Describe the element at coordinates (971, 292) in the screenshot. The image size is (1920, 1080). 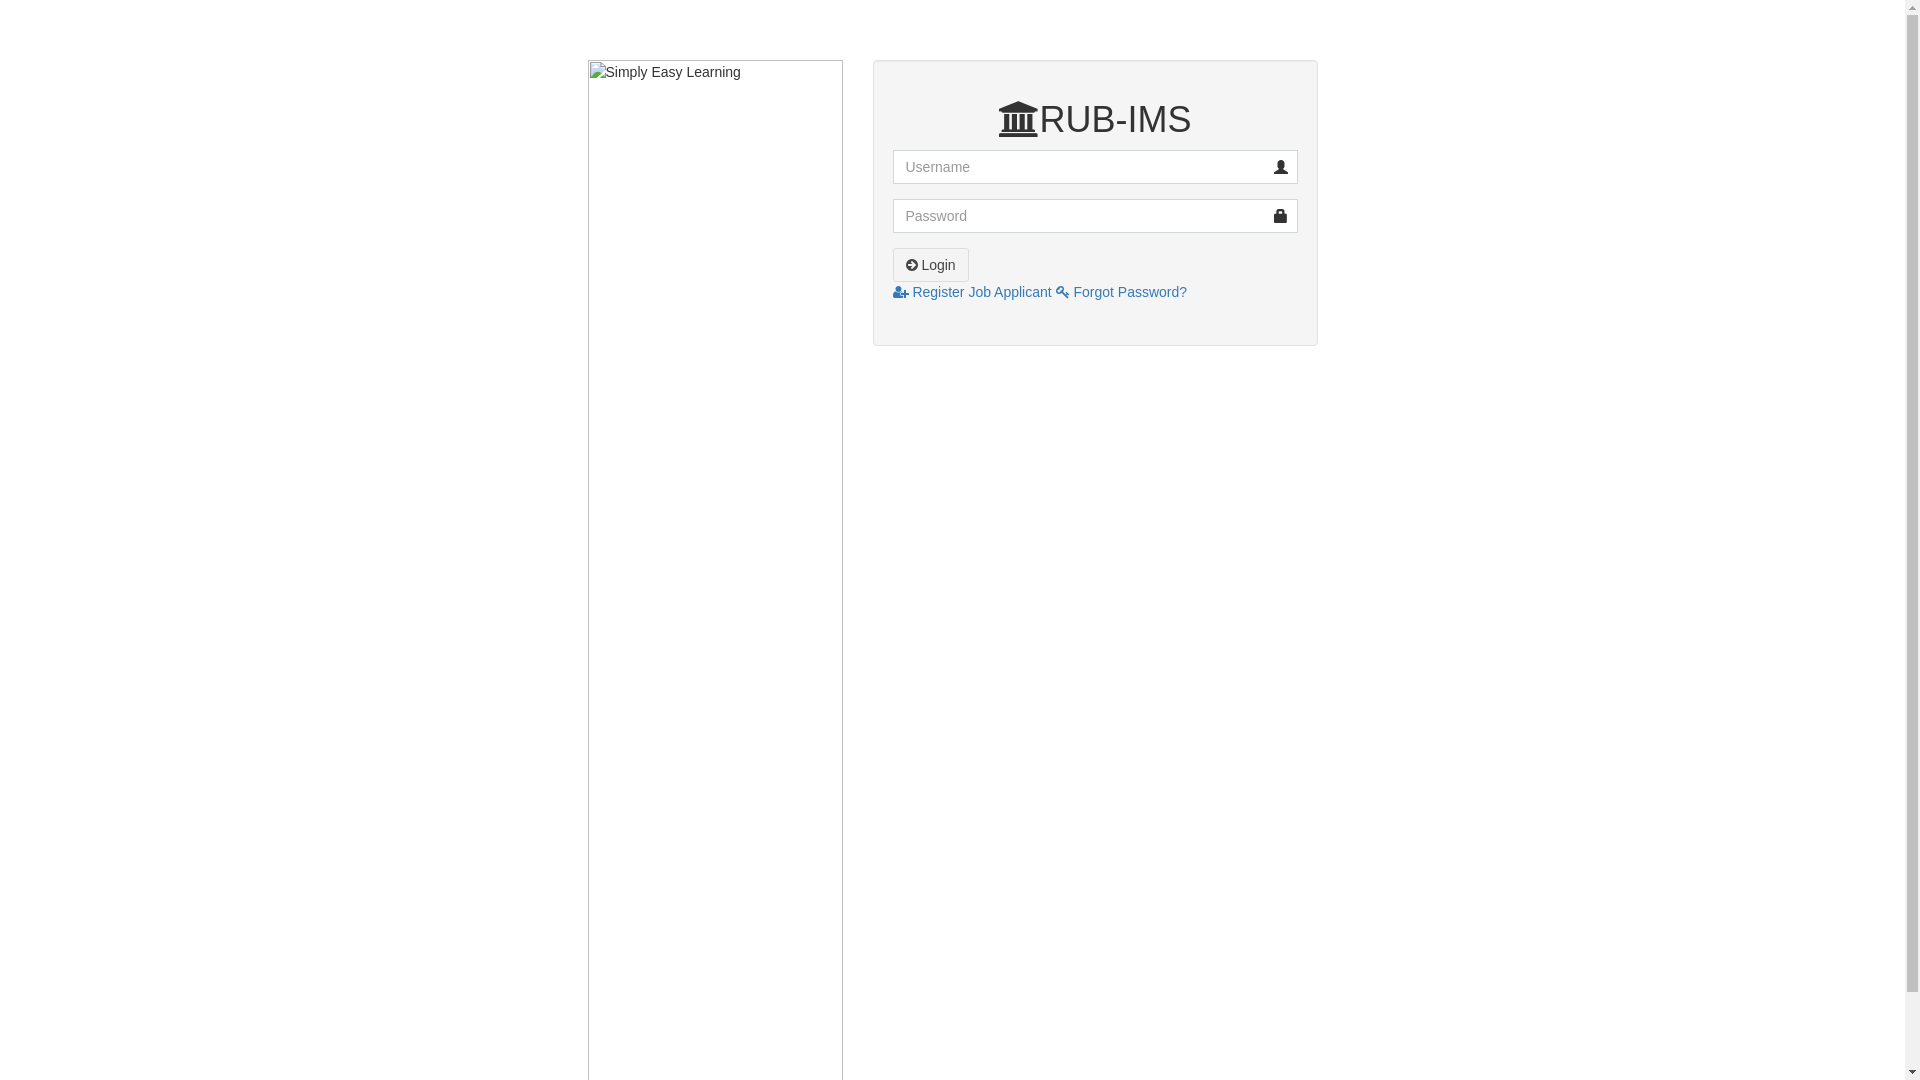
I see `'Register Job Applicant'` at that location.